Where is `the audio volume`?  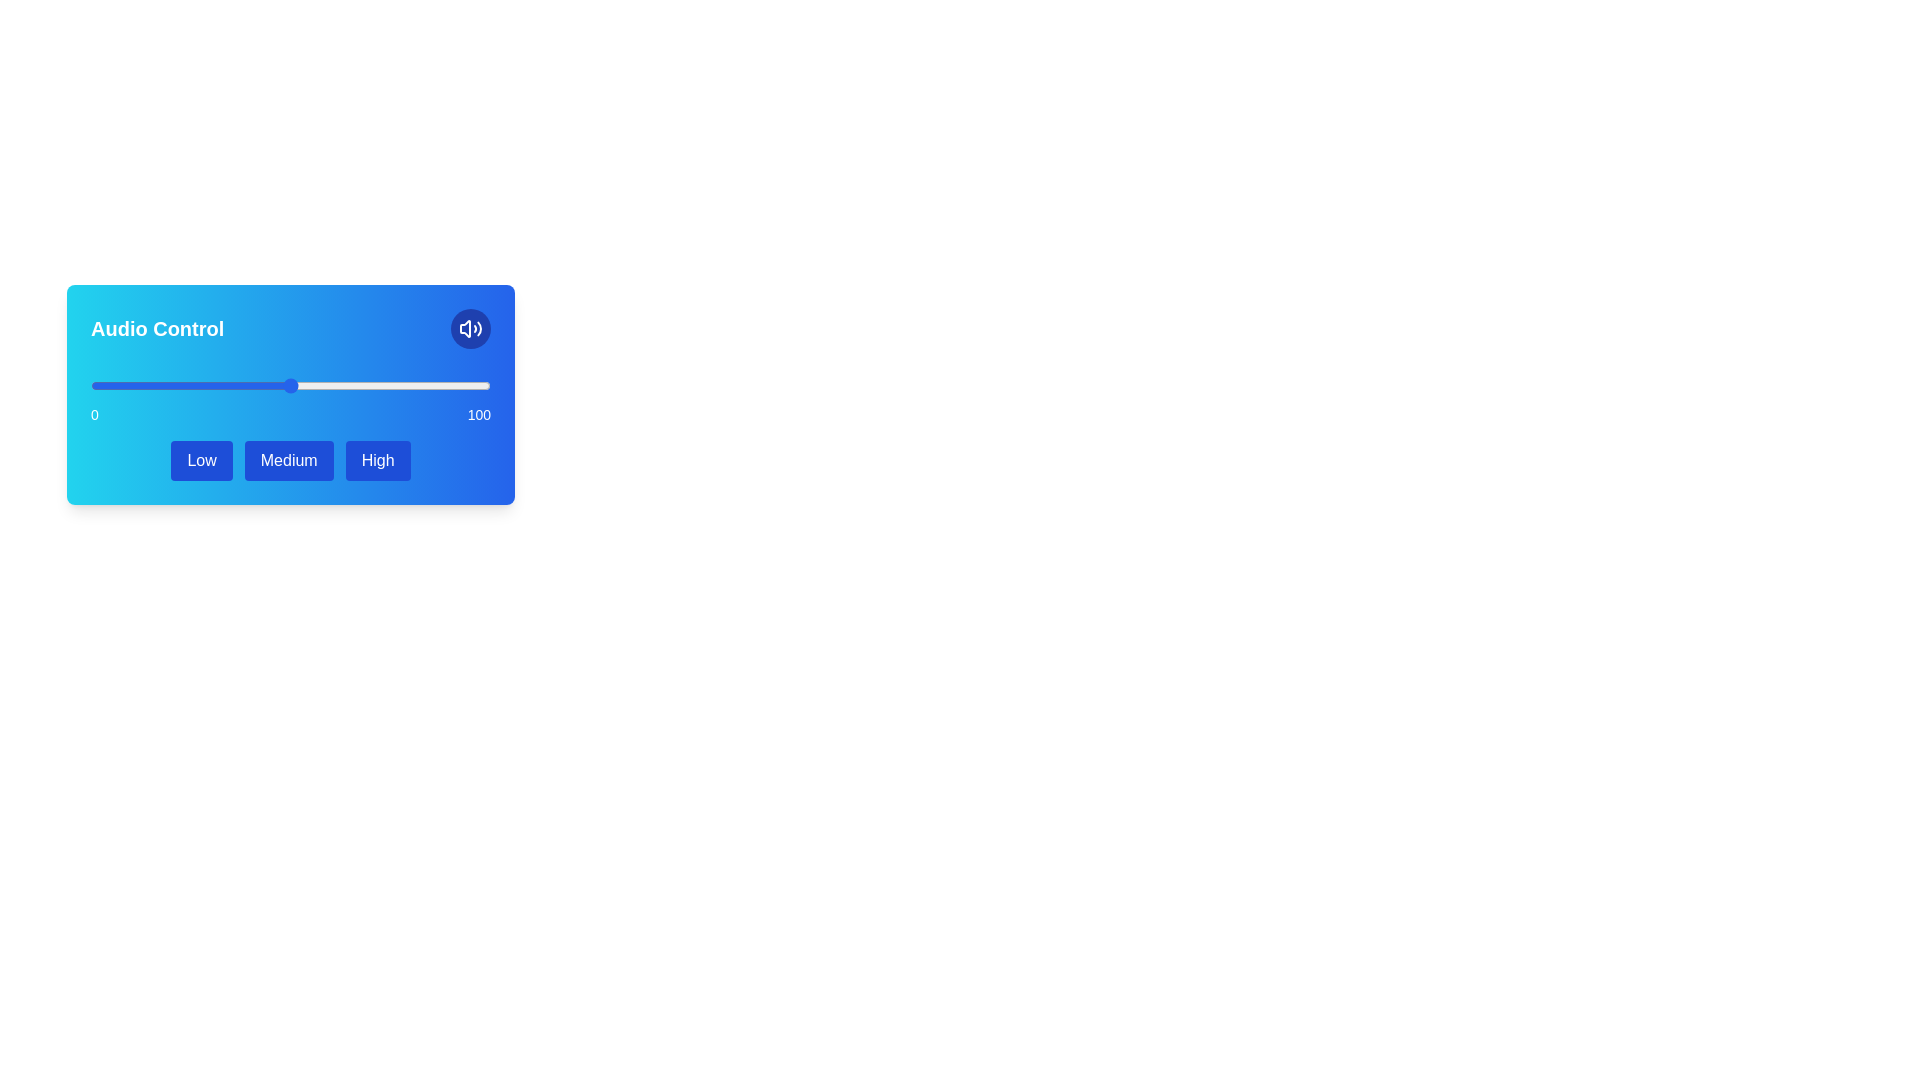
the audio volume is located at coordinates (149, 385).